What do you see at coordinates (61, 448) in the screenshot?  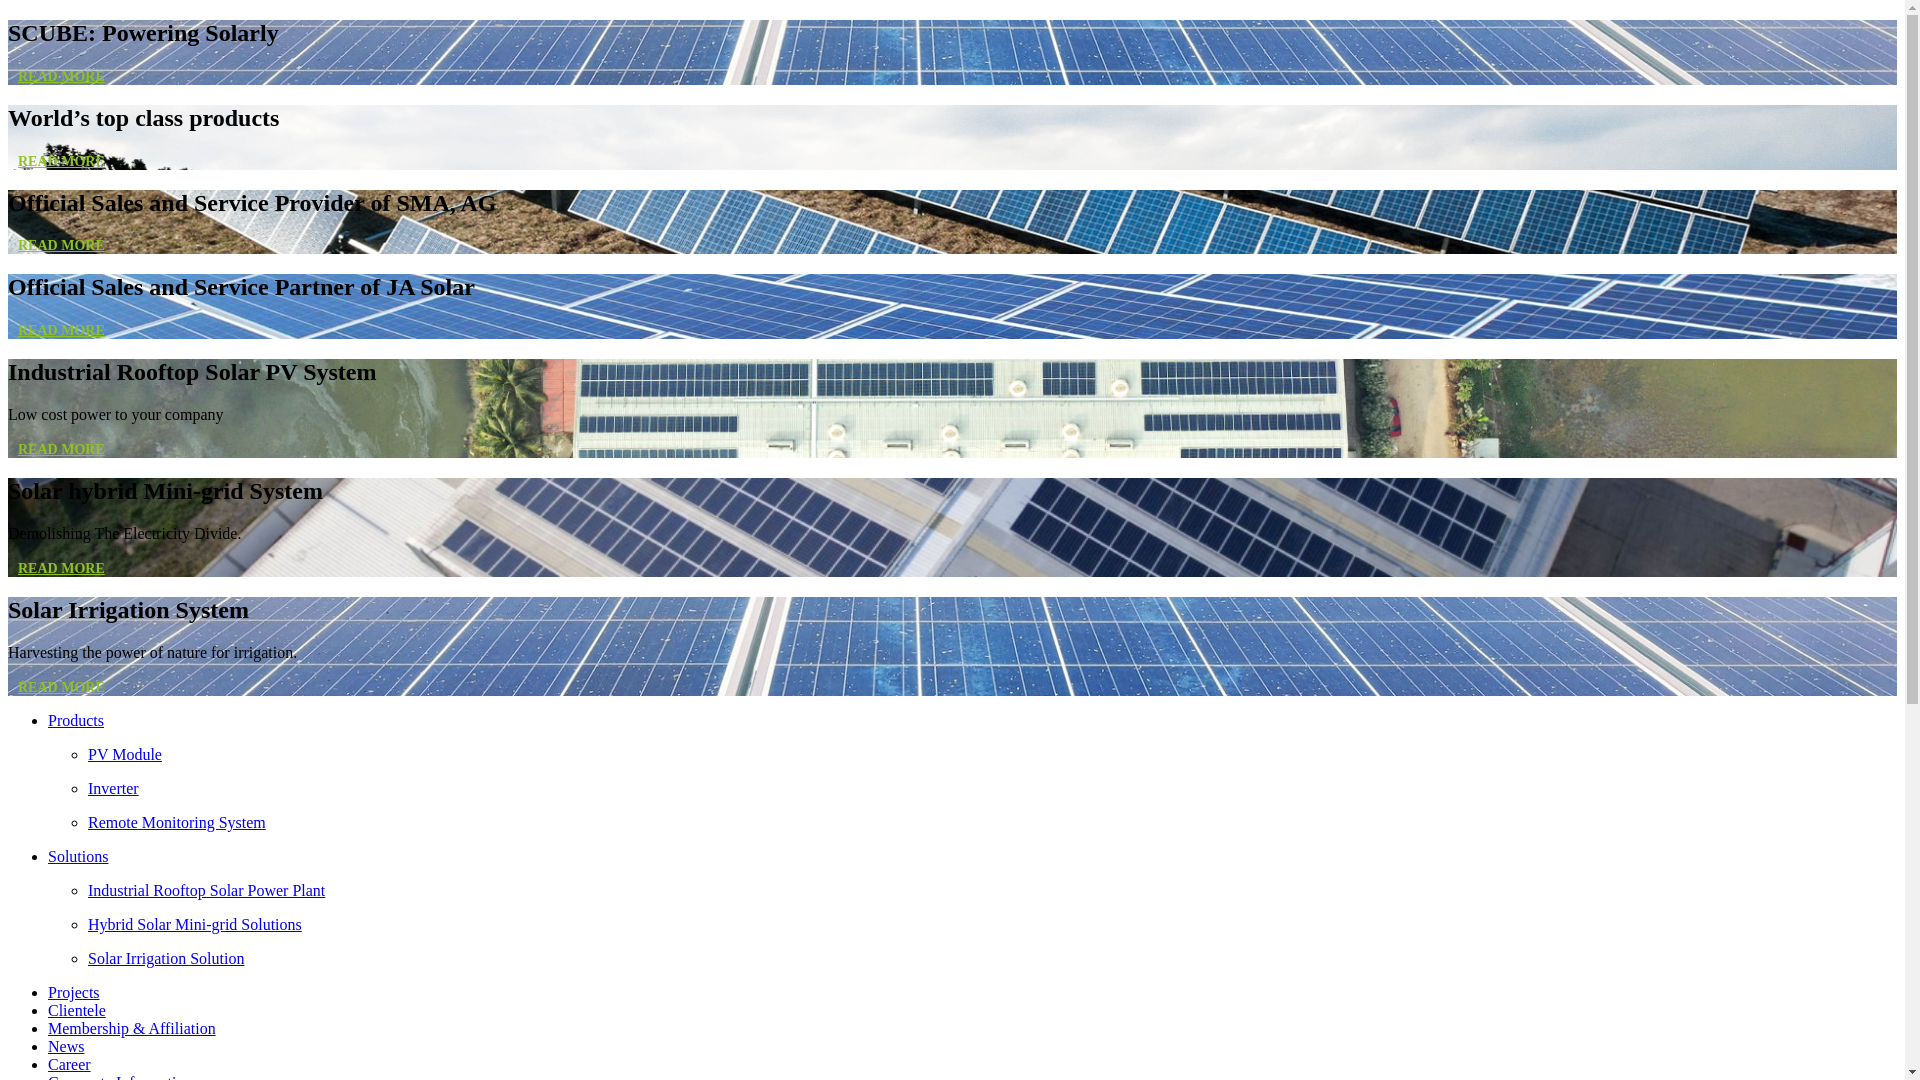 I see `'READ MORE'` at bounding box center [61, 448].